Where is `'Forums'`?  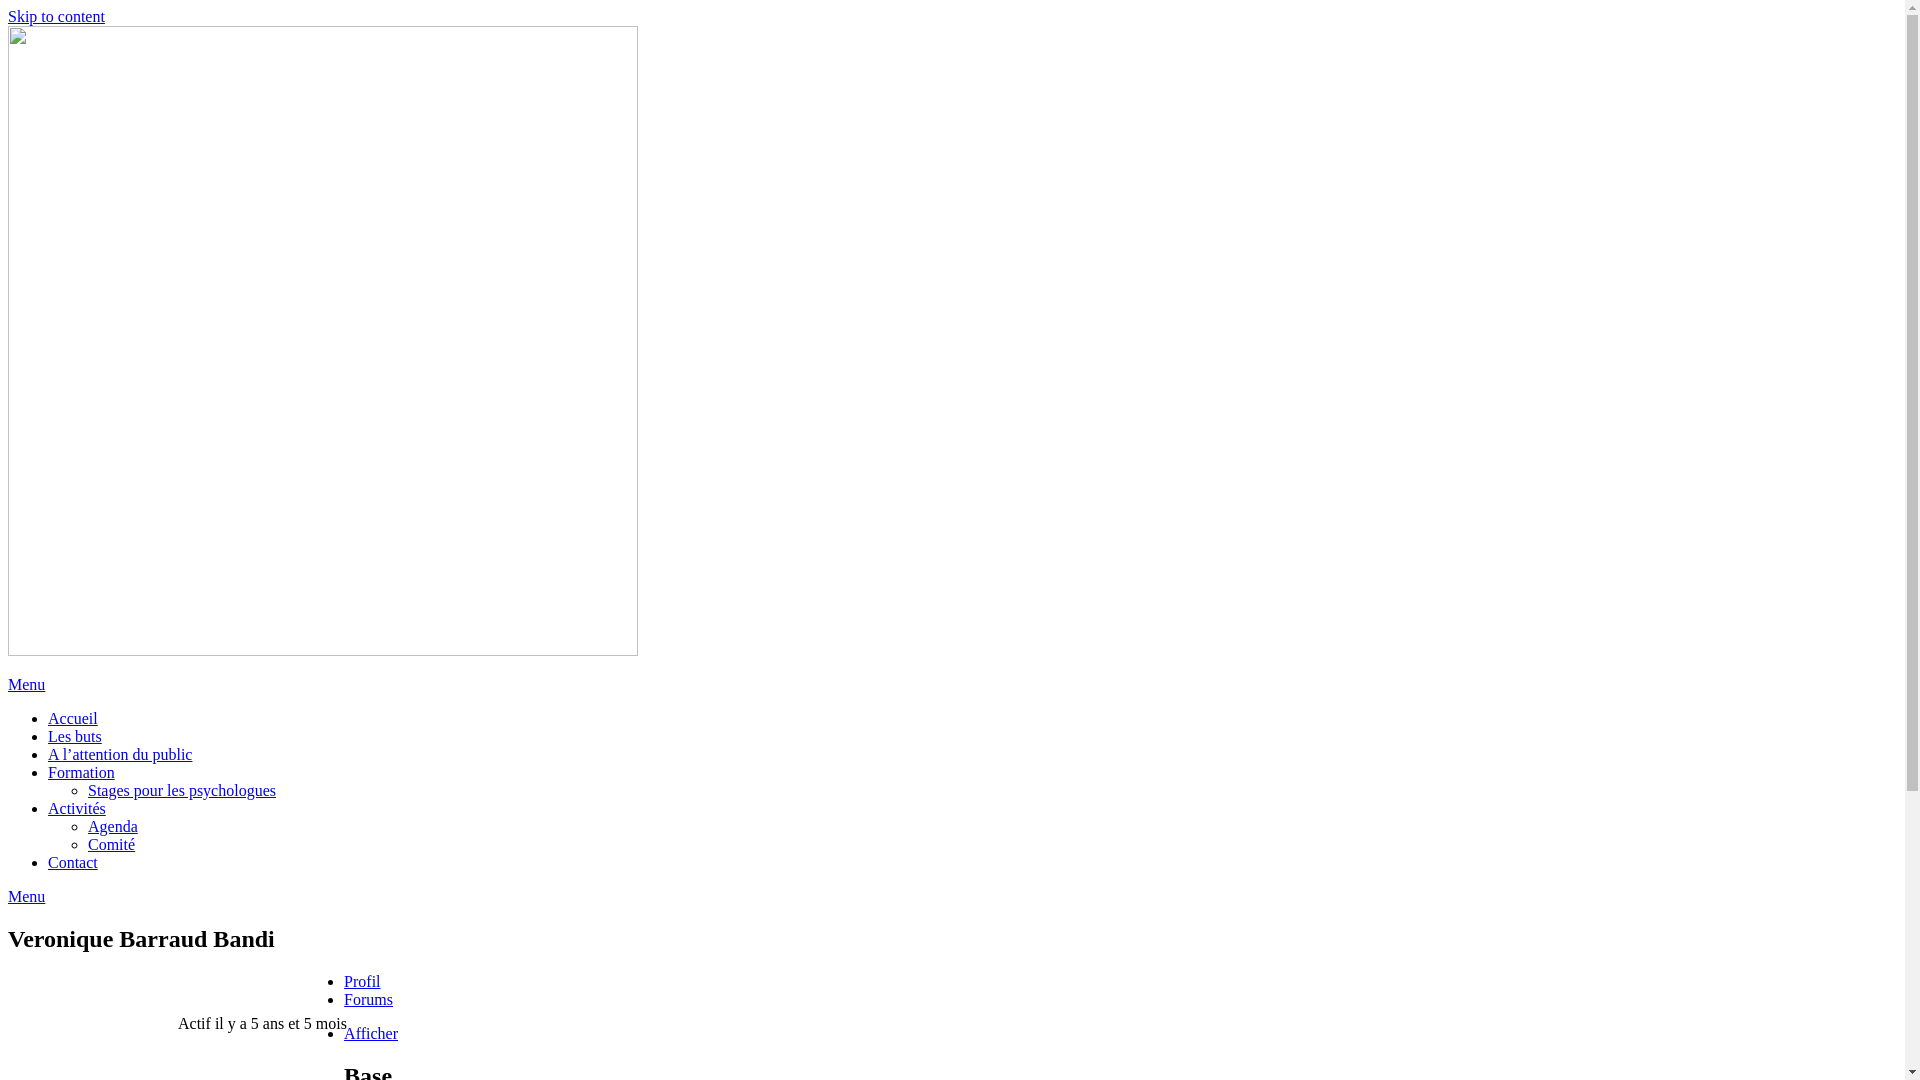
'Forums' is located at coordinates (368, 999).